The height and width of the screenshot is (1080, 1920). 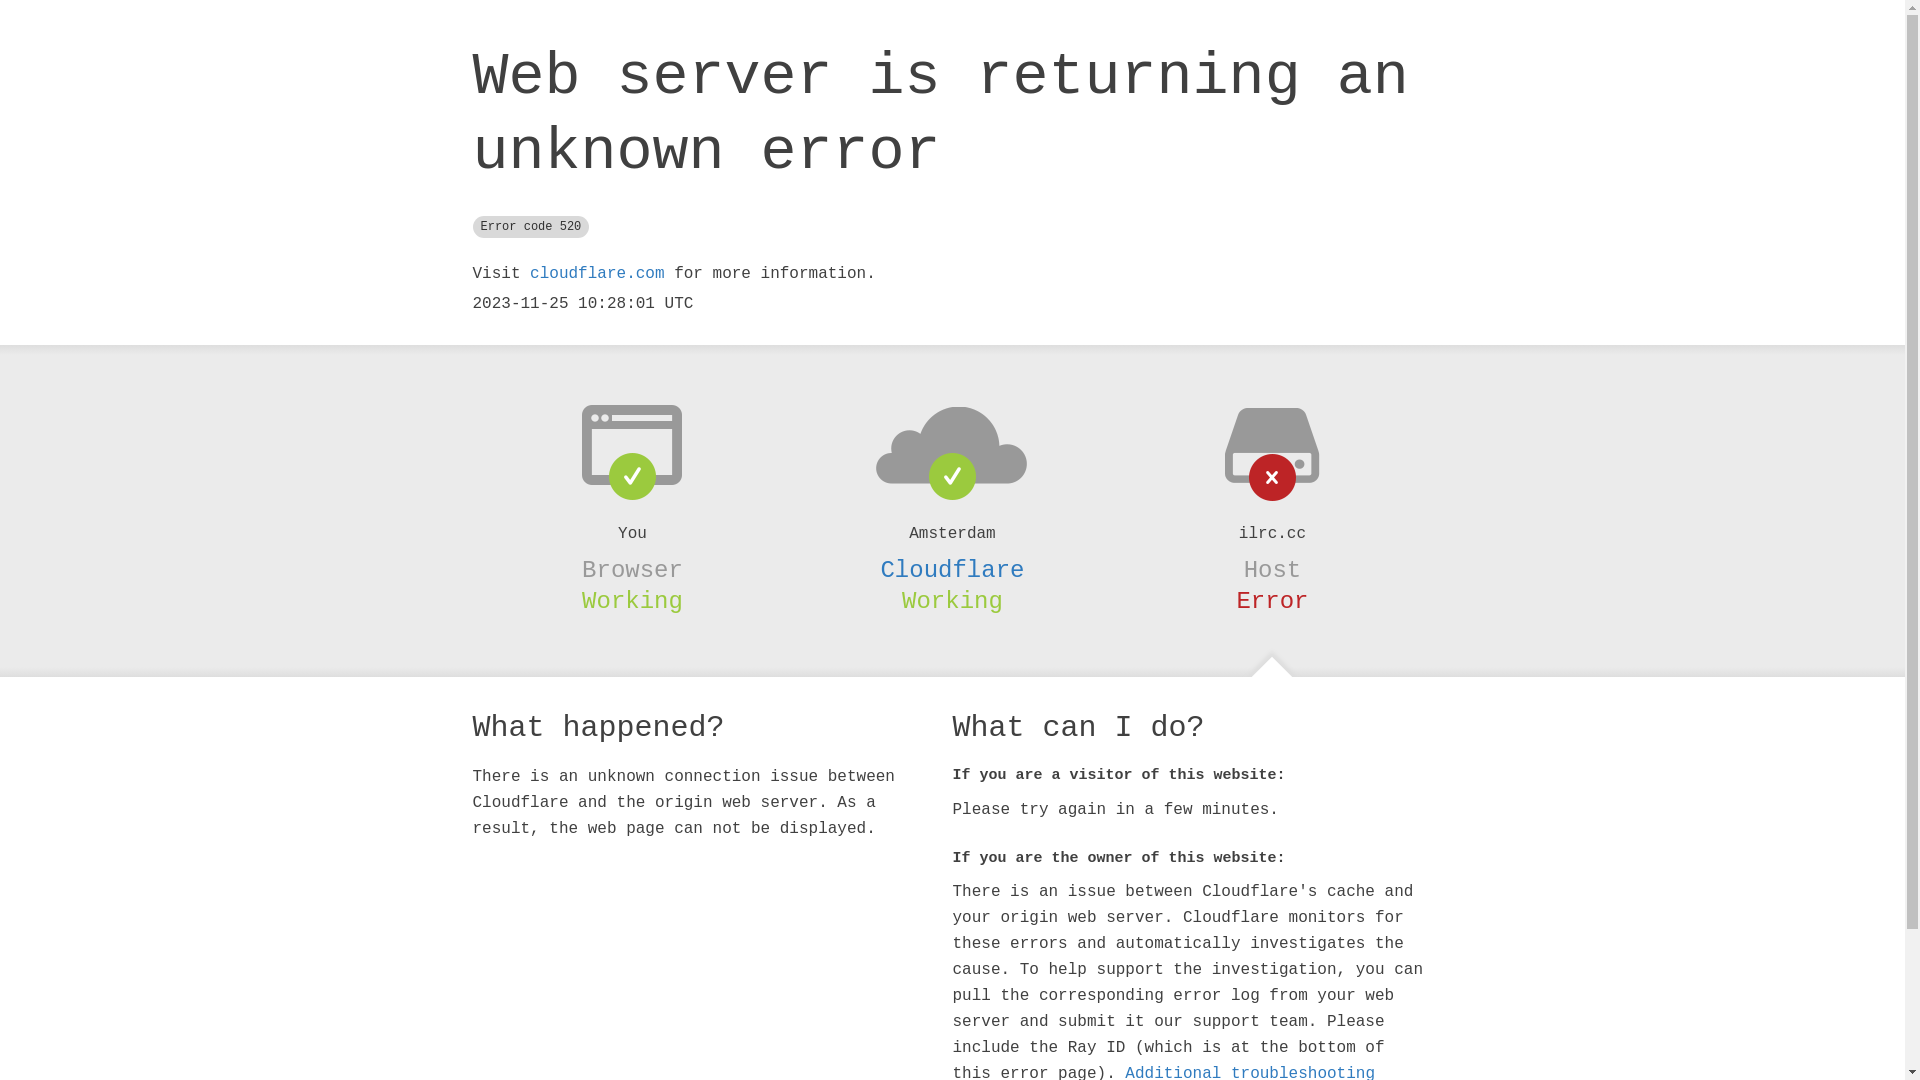 I want to click on 'cloudflare.com', so click(x=595, y=273).